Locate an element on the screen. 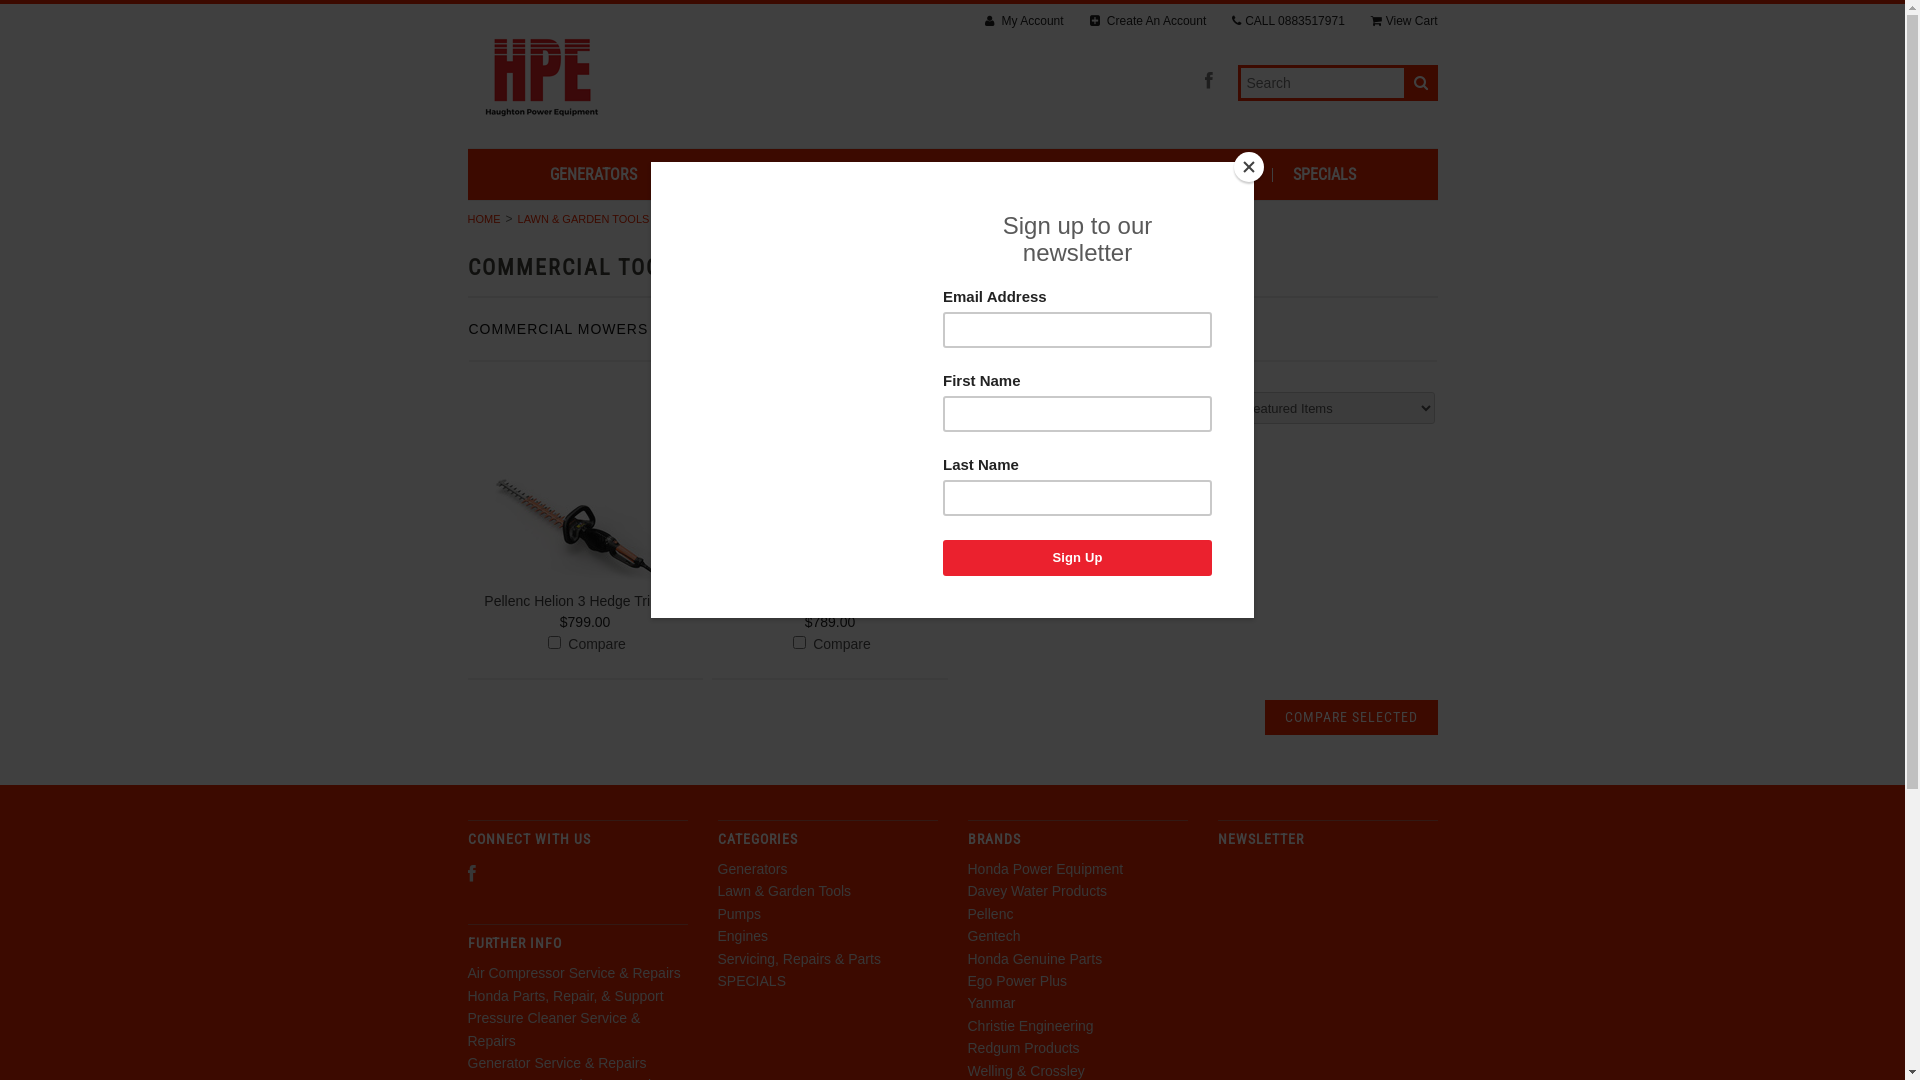  'Pressure Cleaner Service & Repairs' is located at coordinates (554, 1029).